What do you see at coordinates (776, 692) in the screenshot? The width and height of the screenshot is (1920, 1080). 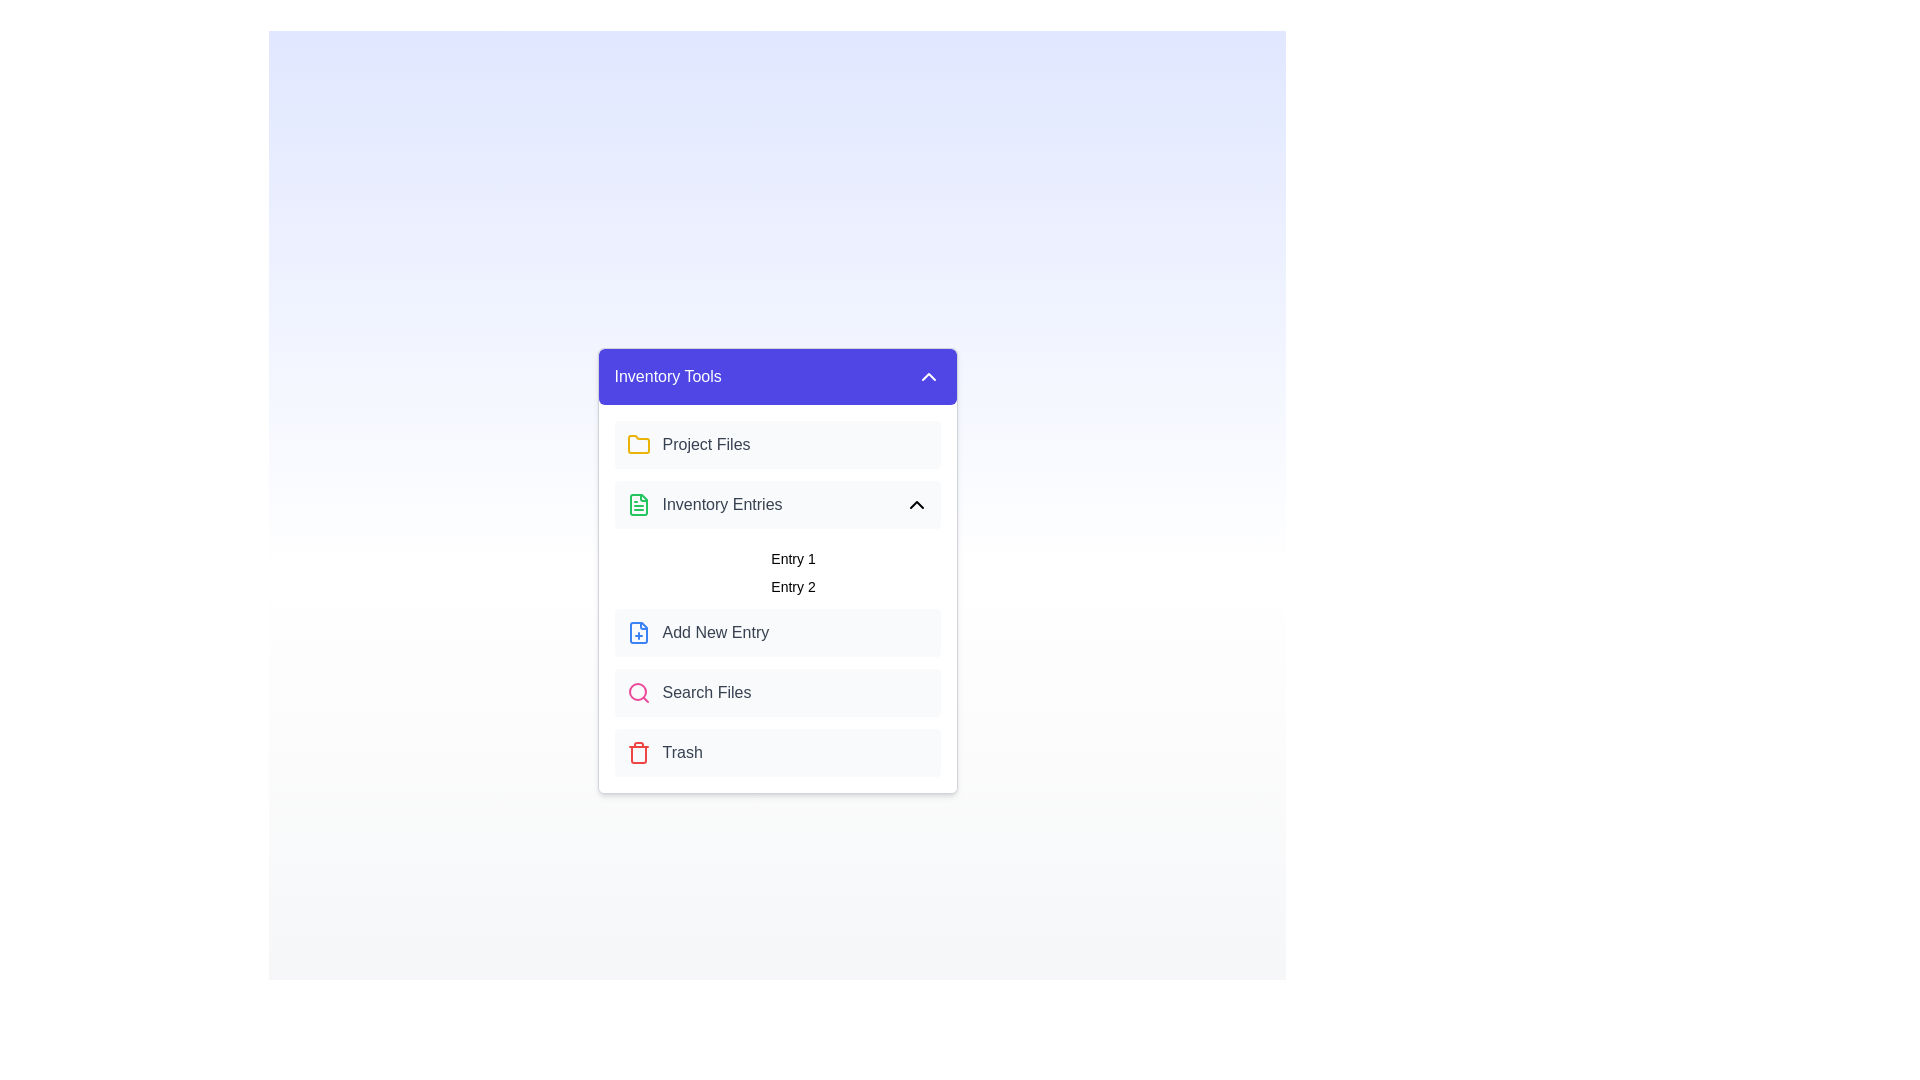 I see `the button for initiating a file search operation within the inventory tools interface, located between 'Add New Entry' and 'Trash'` at bounding box center [776, 692].